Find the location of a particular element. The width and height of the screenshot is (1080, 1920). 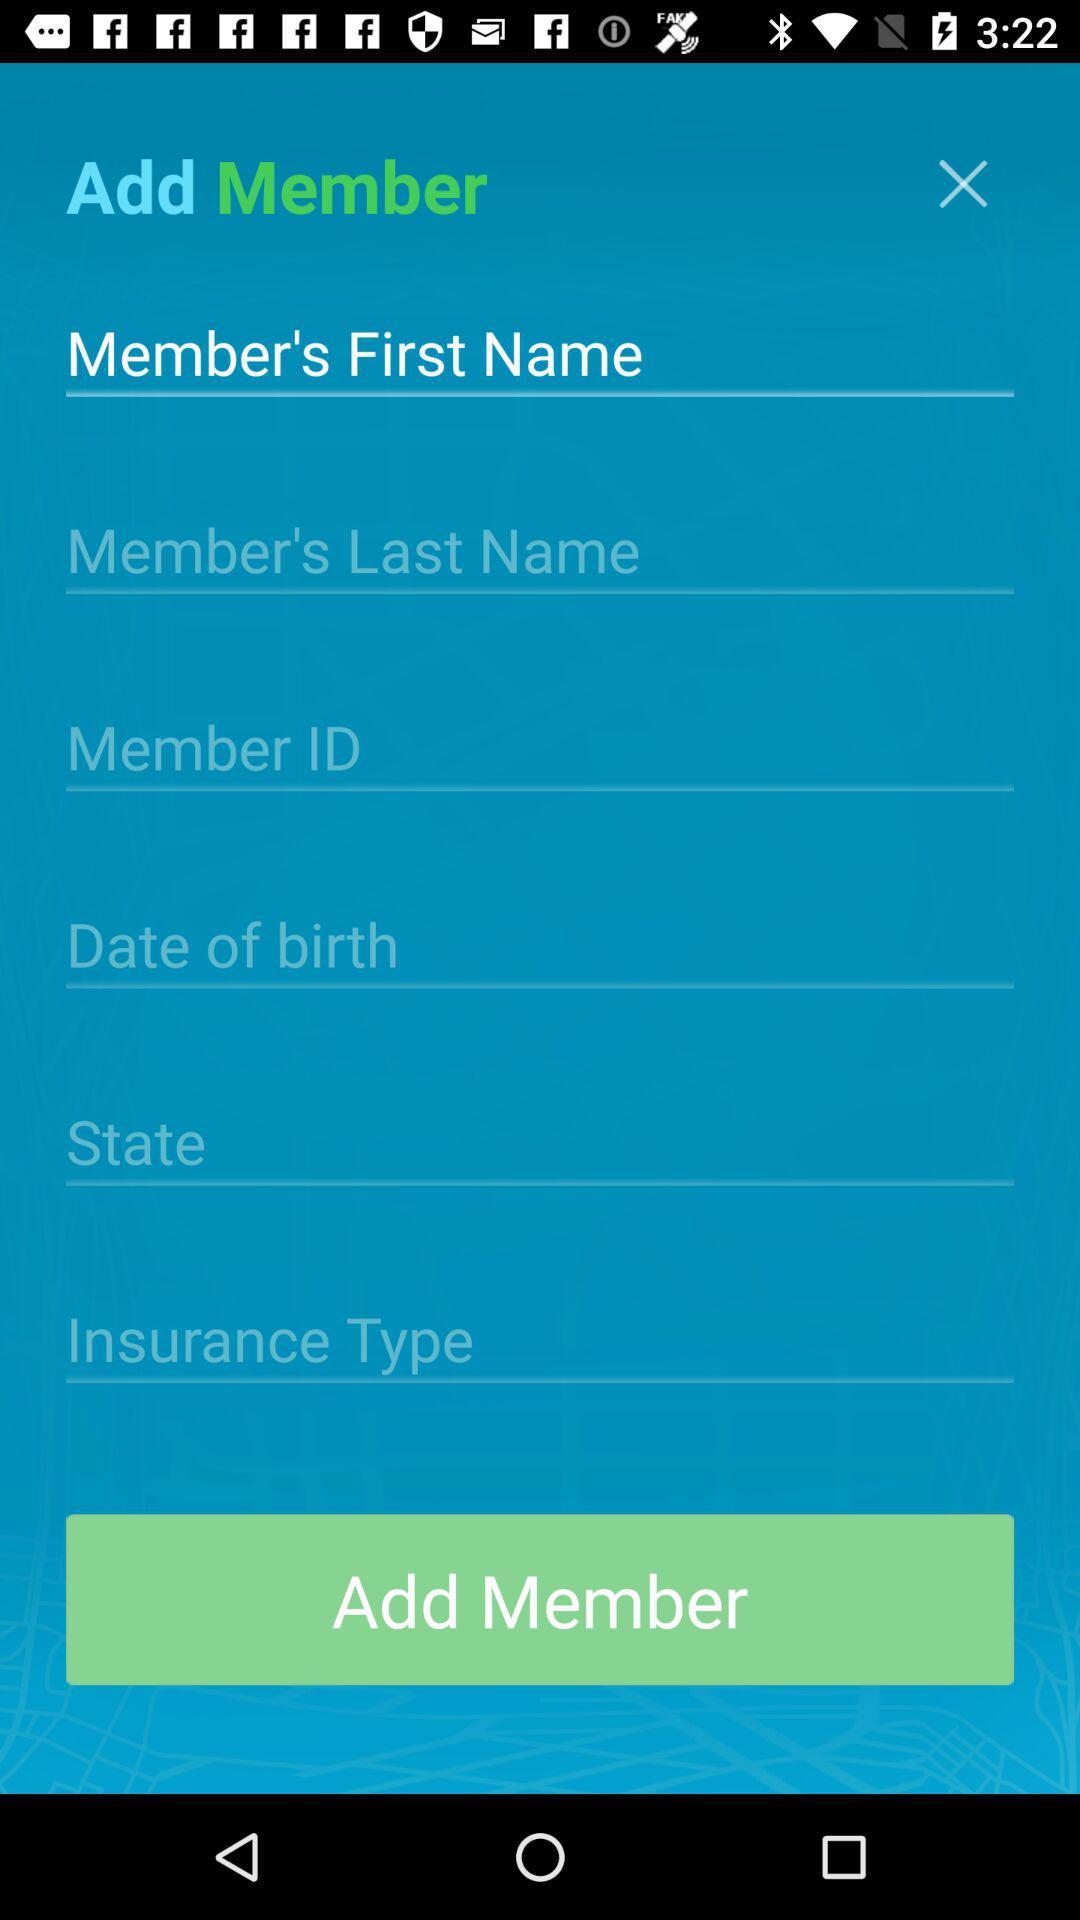

screen/cancel button is located at coordinates (962, 183).